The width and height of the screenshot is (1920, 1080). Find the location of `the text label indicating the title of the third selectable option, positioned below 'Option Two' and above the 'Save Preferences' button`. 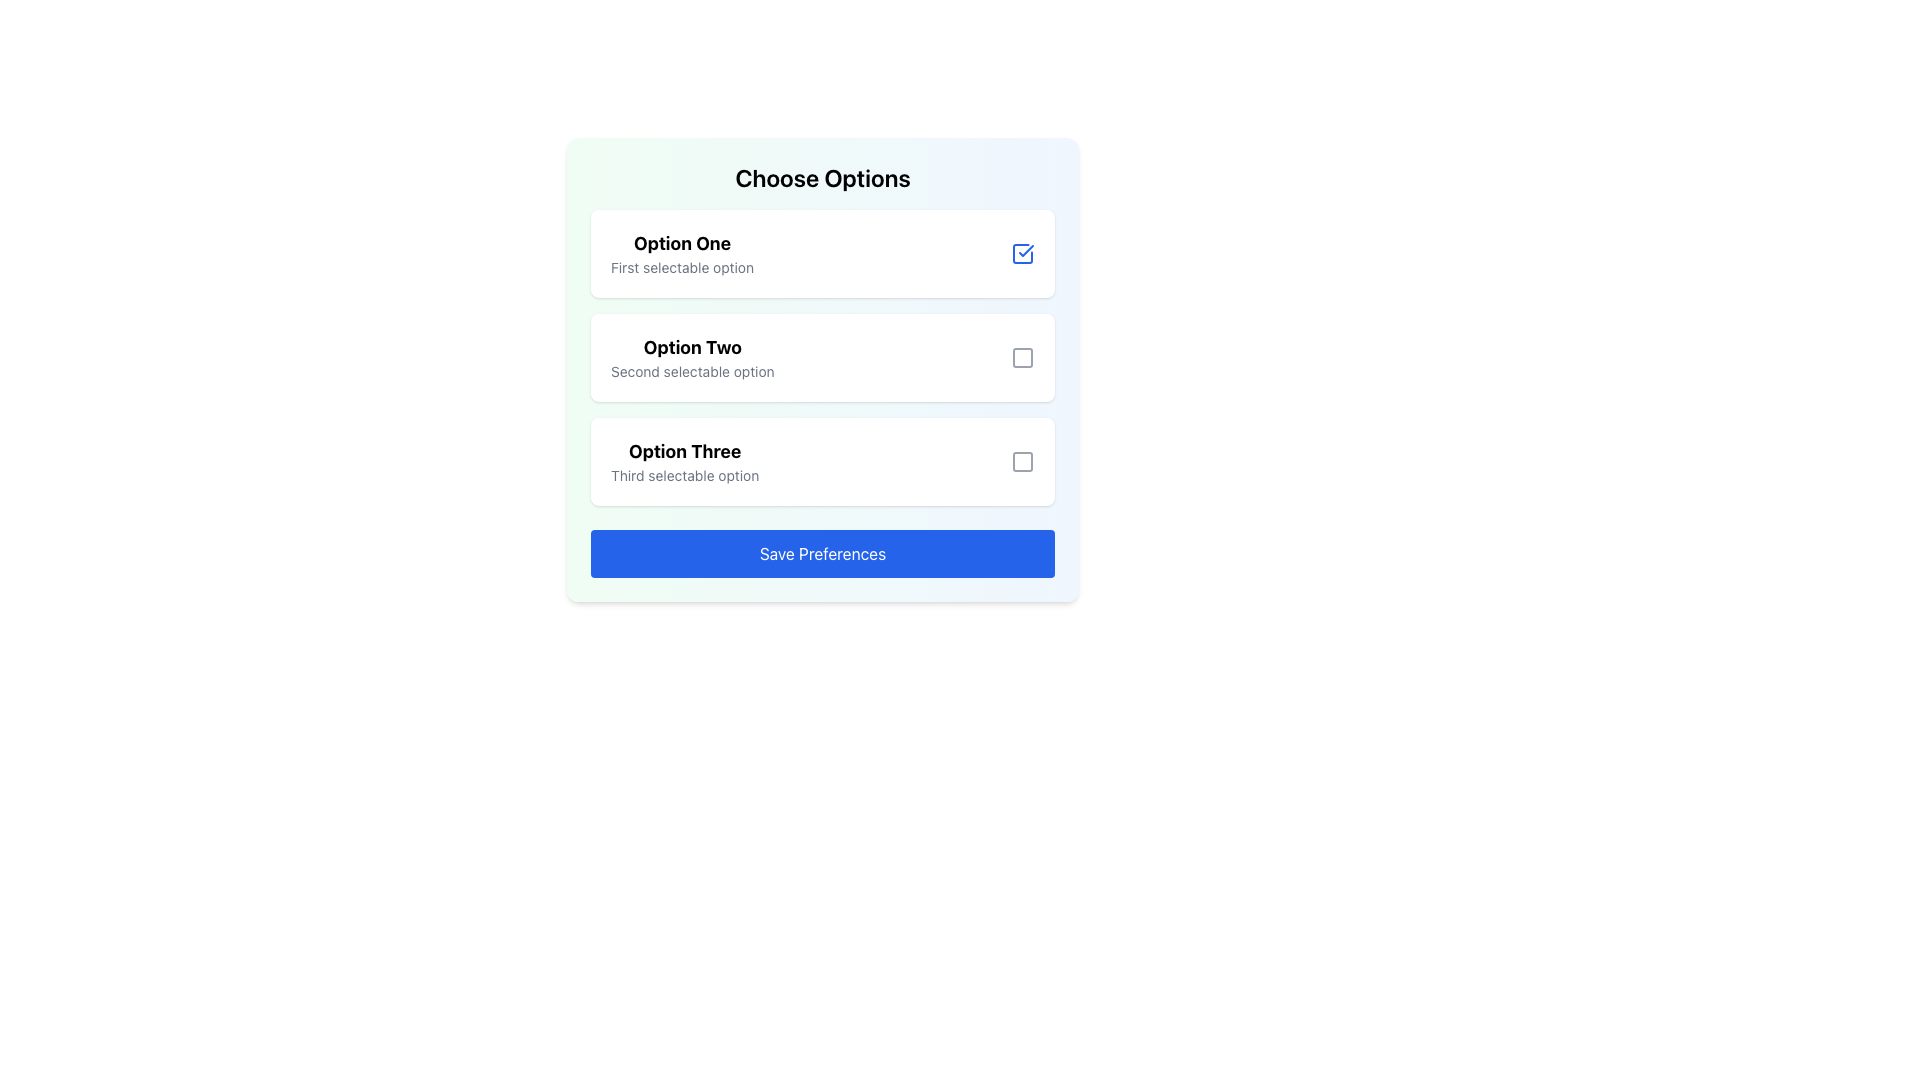

the text label indicating the title of the third selectable option, positioned below 'Option Two' and above the 'Save Preferences' button is located at coordinates (685, 451).